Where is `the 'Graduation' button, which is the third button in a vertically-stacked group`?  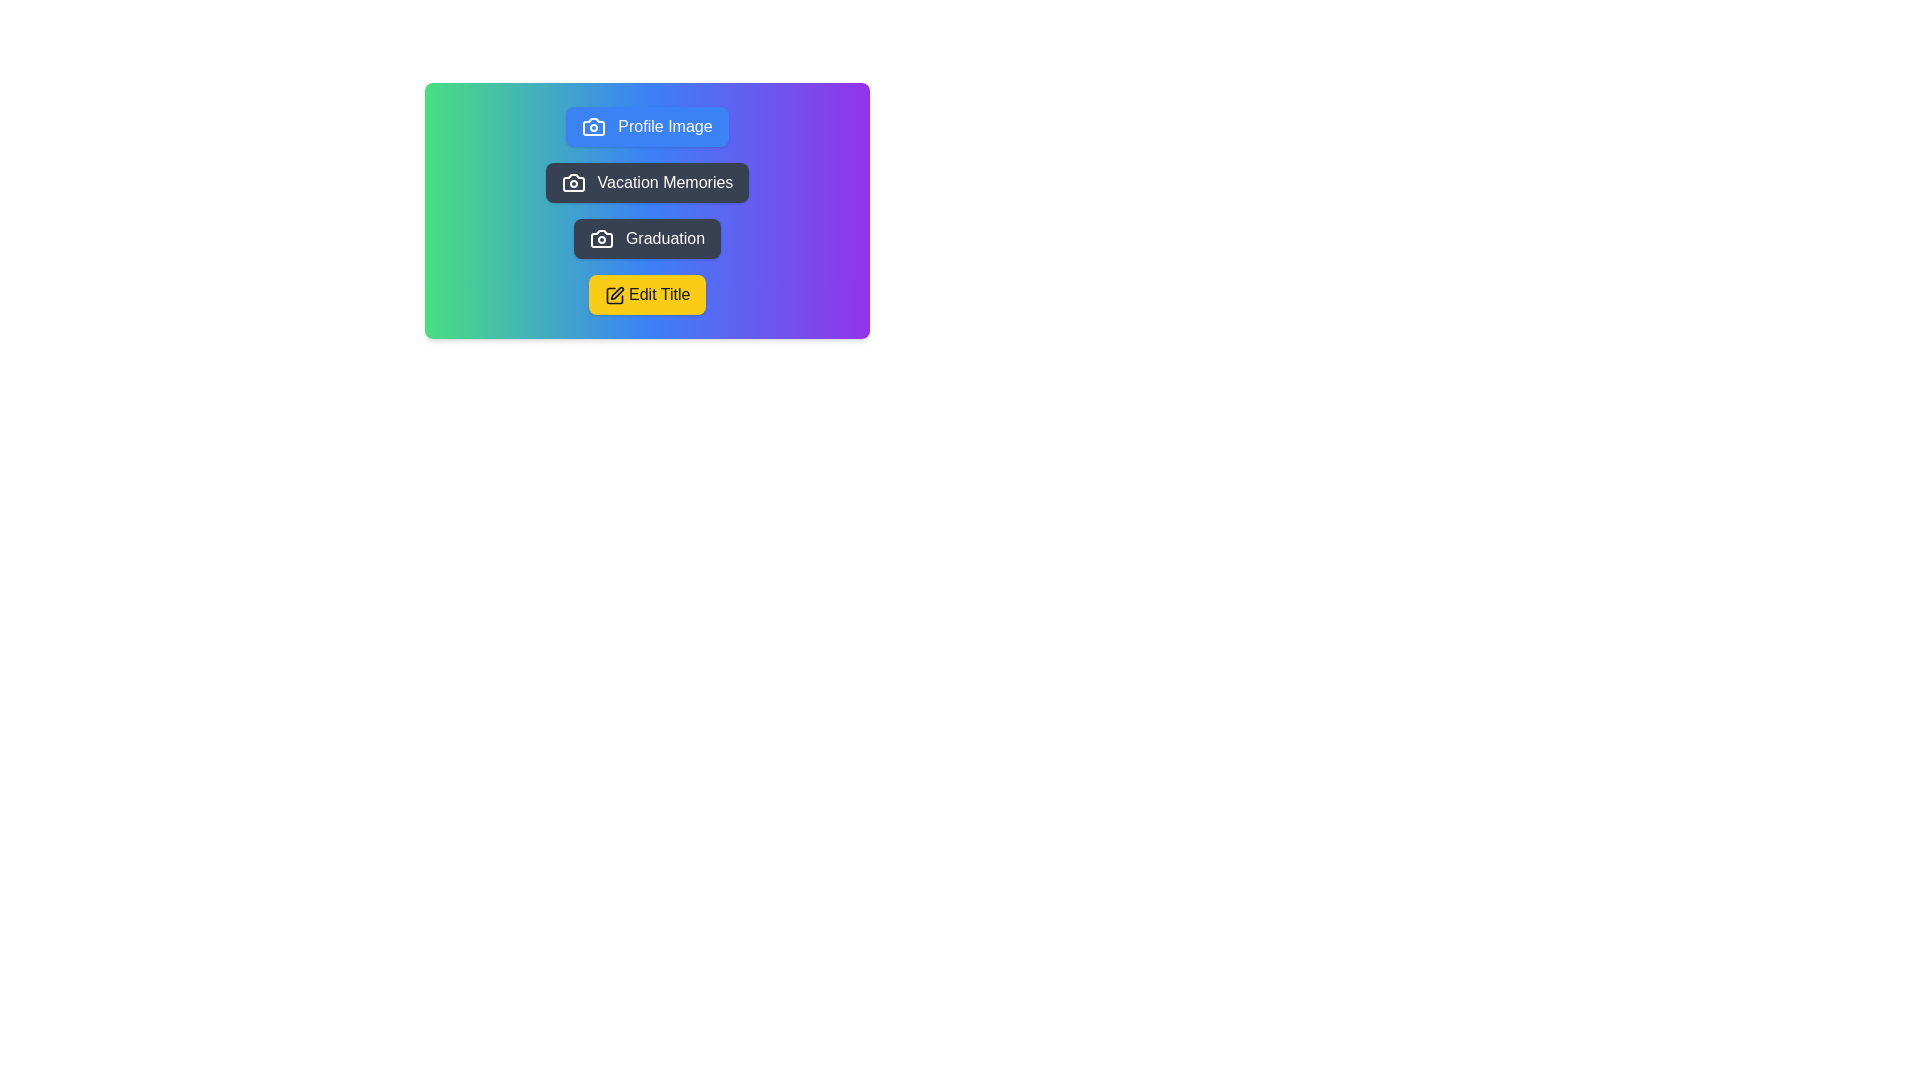
the 'Graduation' button, which is the third button in a vertically-stacked group is located at coordinates (647, 238).